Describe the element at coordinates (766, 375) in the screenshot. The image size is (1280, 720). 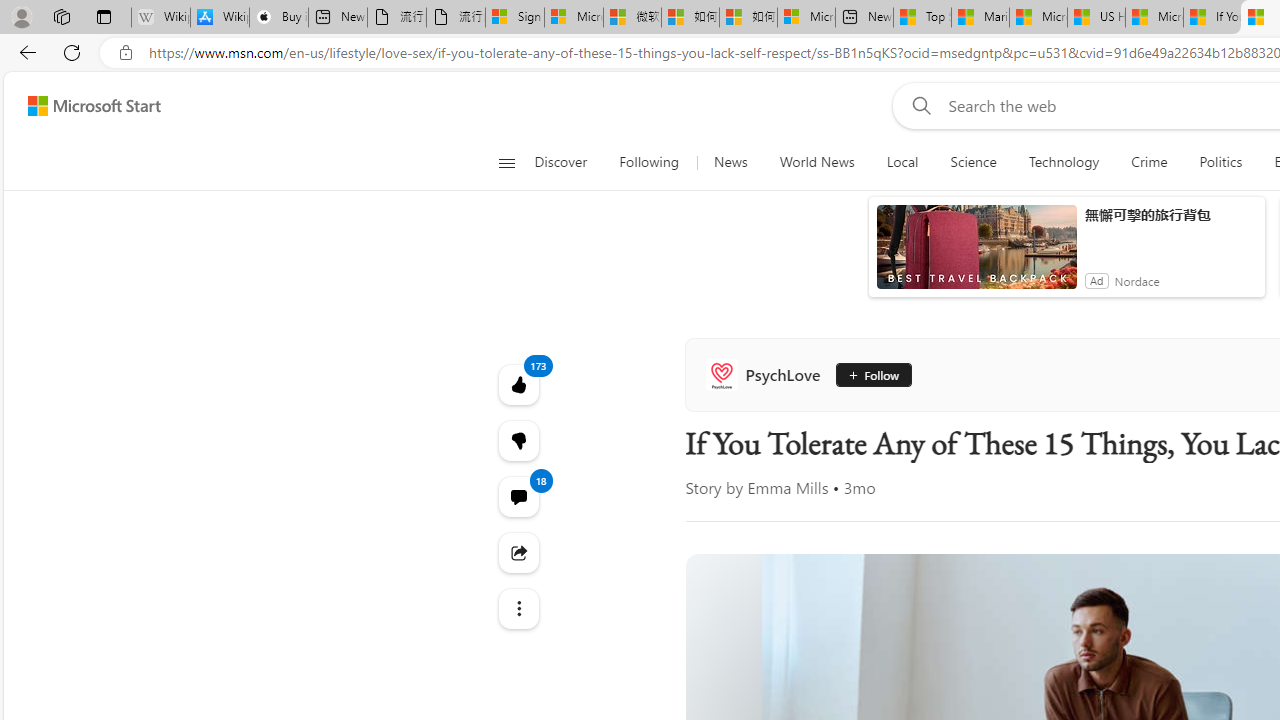
I see `'PsychLove'` at that location.